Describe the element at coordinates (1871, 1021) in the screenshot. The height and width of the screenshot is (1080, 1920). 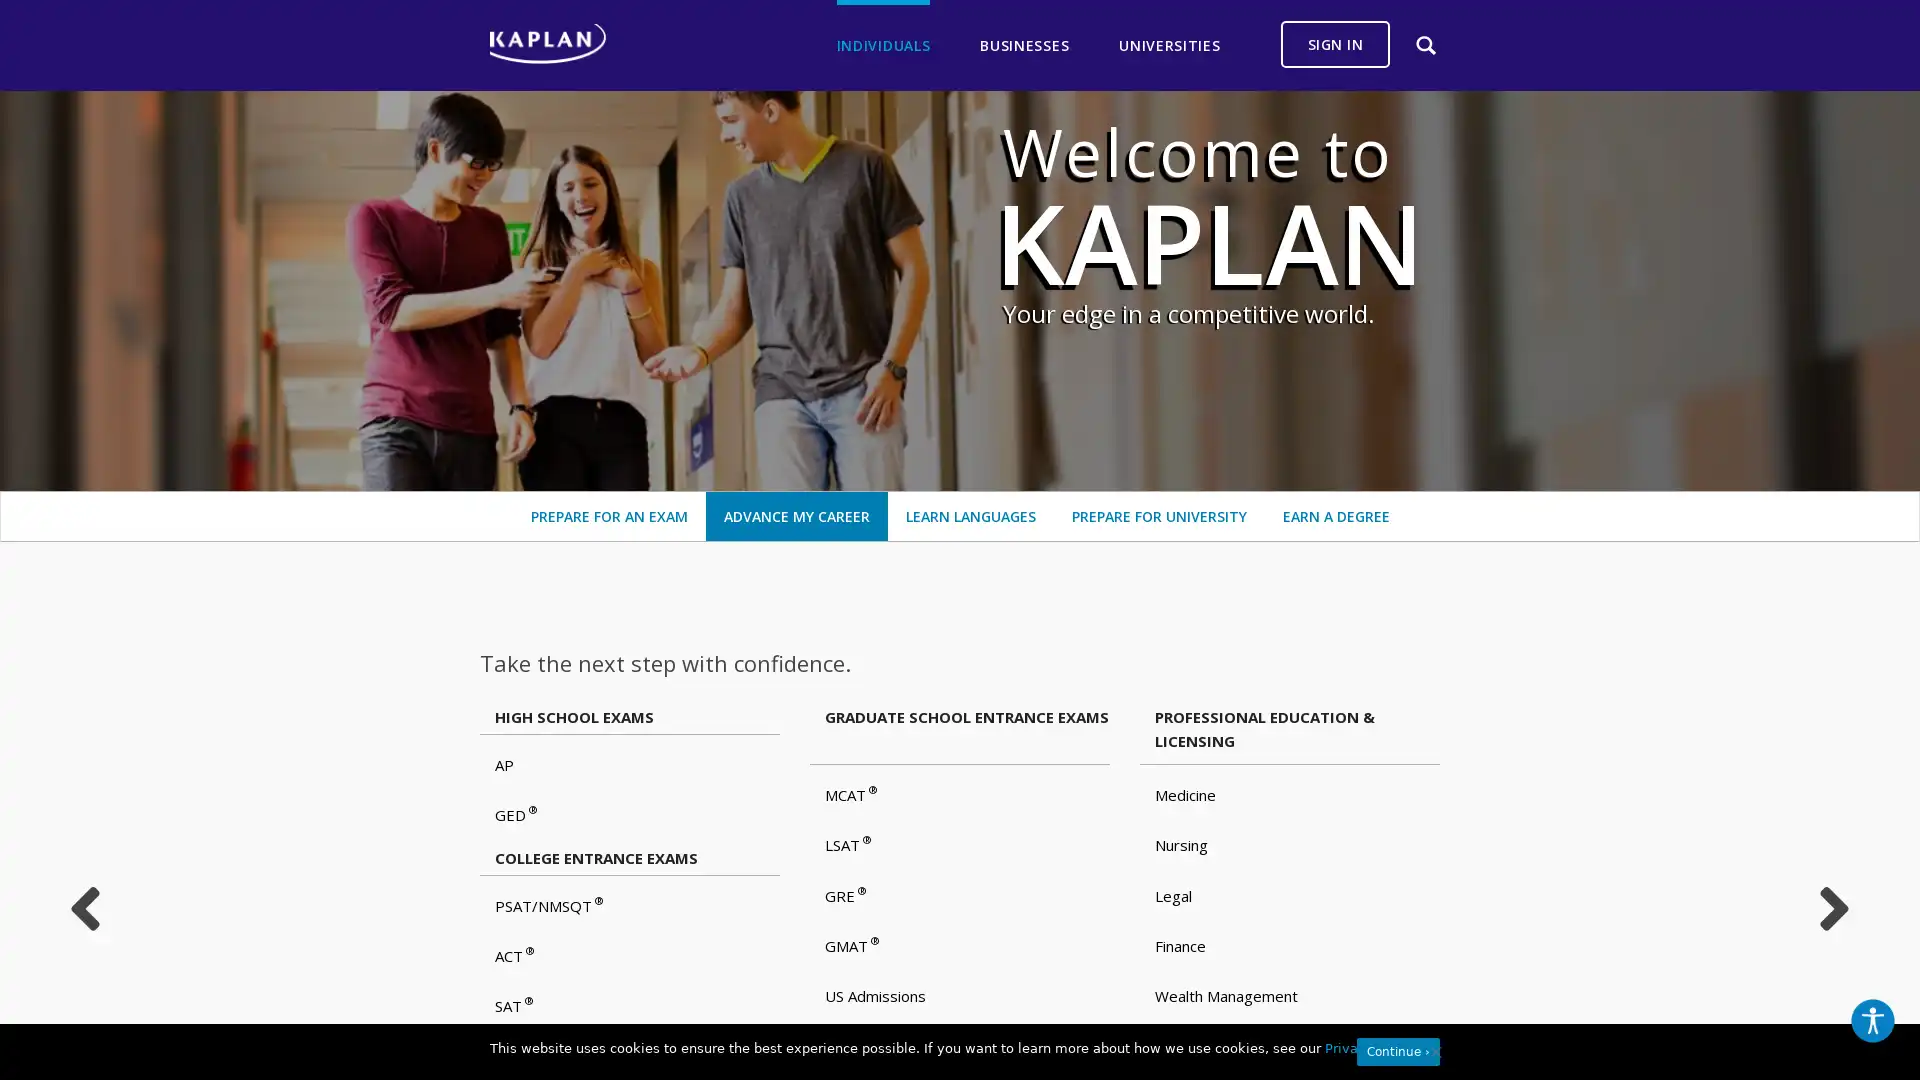
I see `Accessibility Helper sidebar` at that location.